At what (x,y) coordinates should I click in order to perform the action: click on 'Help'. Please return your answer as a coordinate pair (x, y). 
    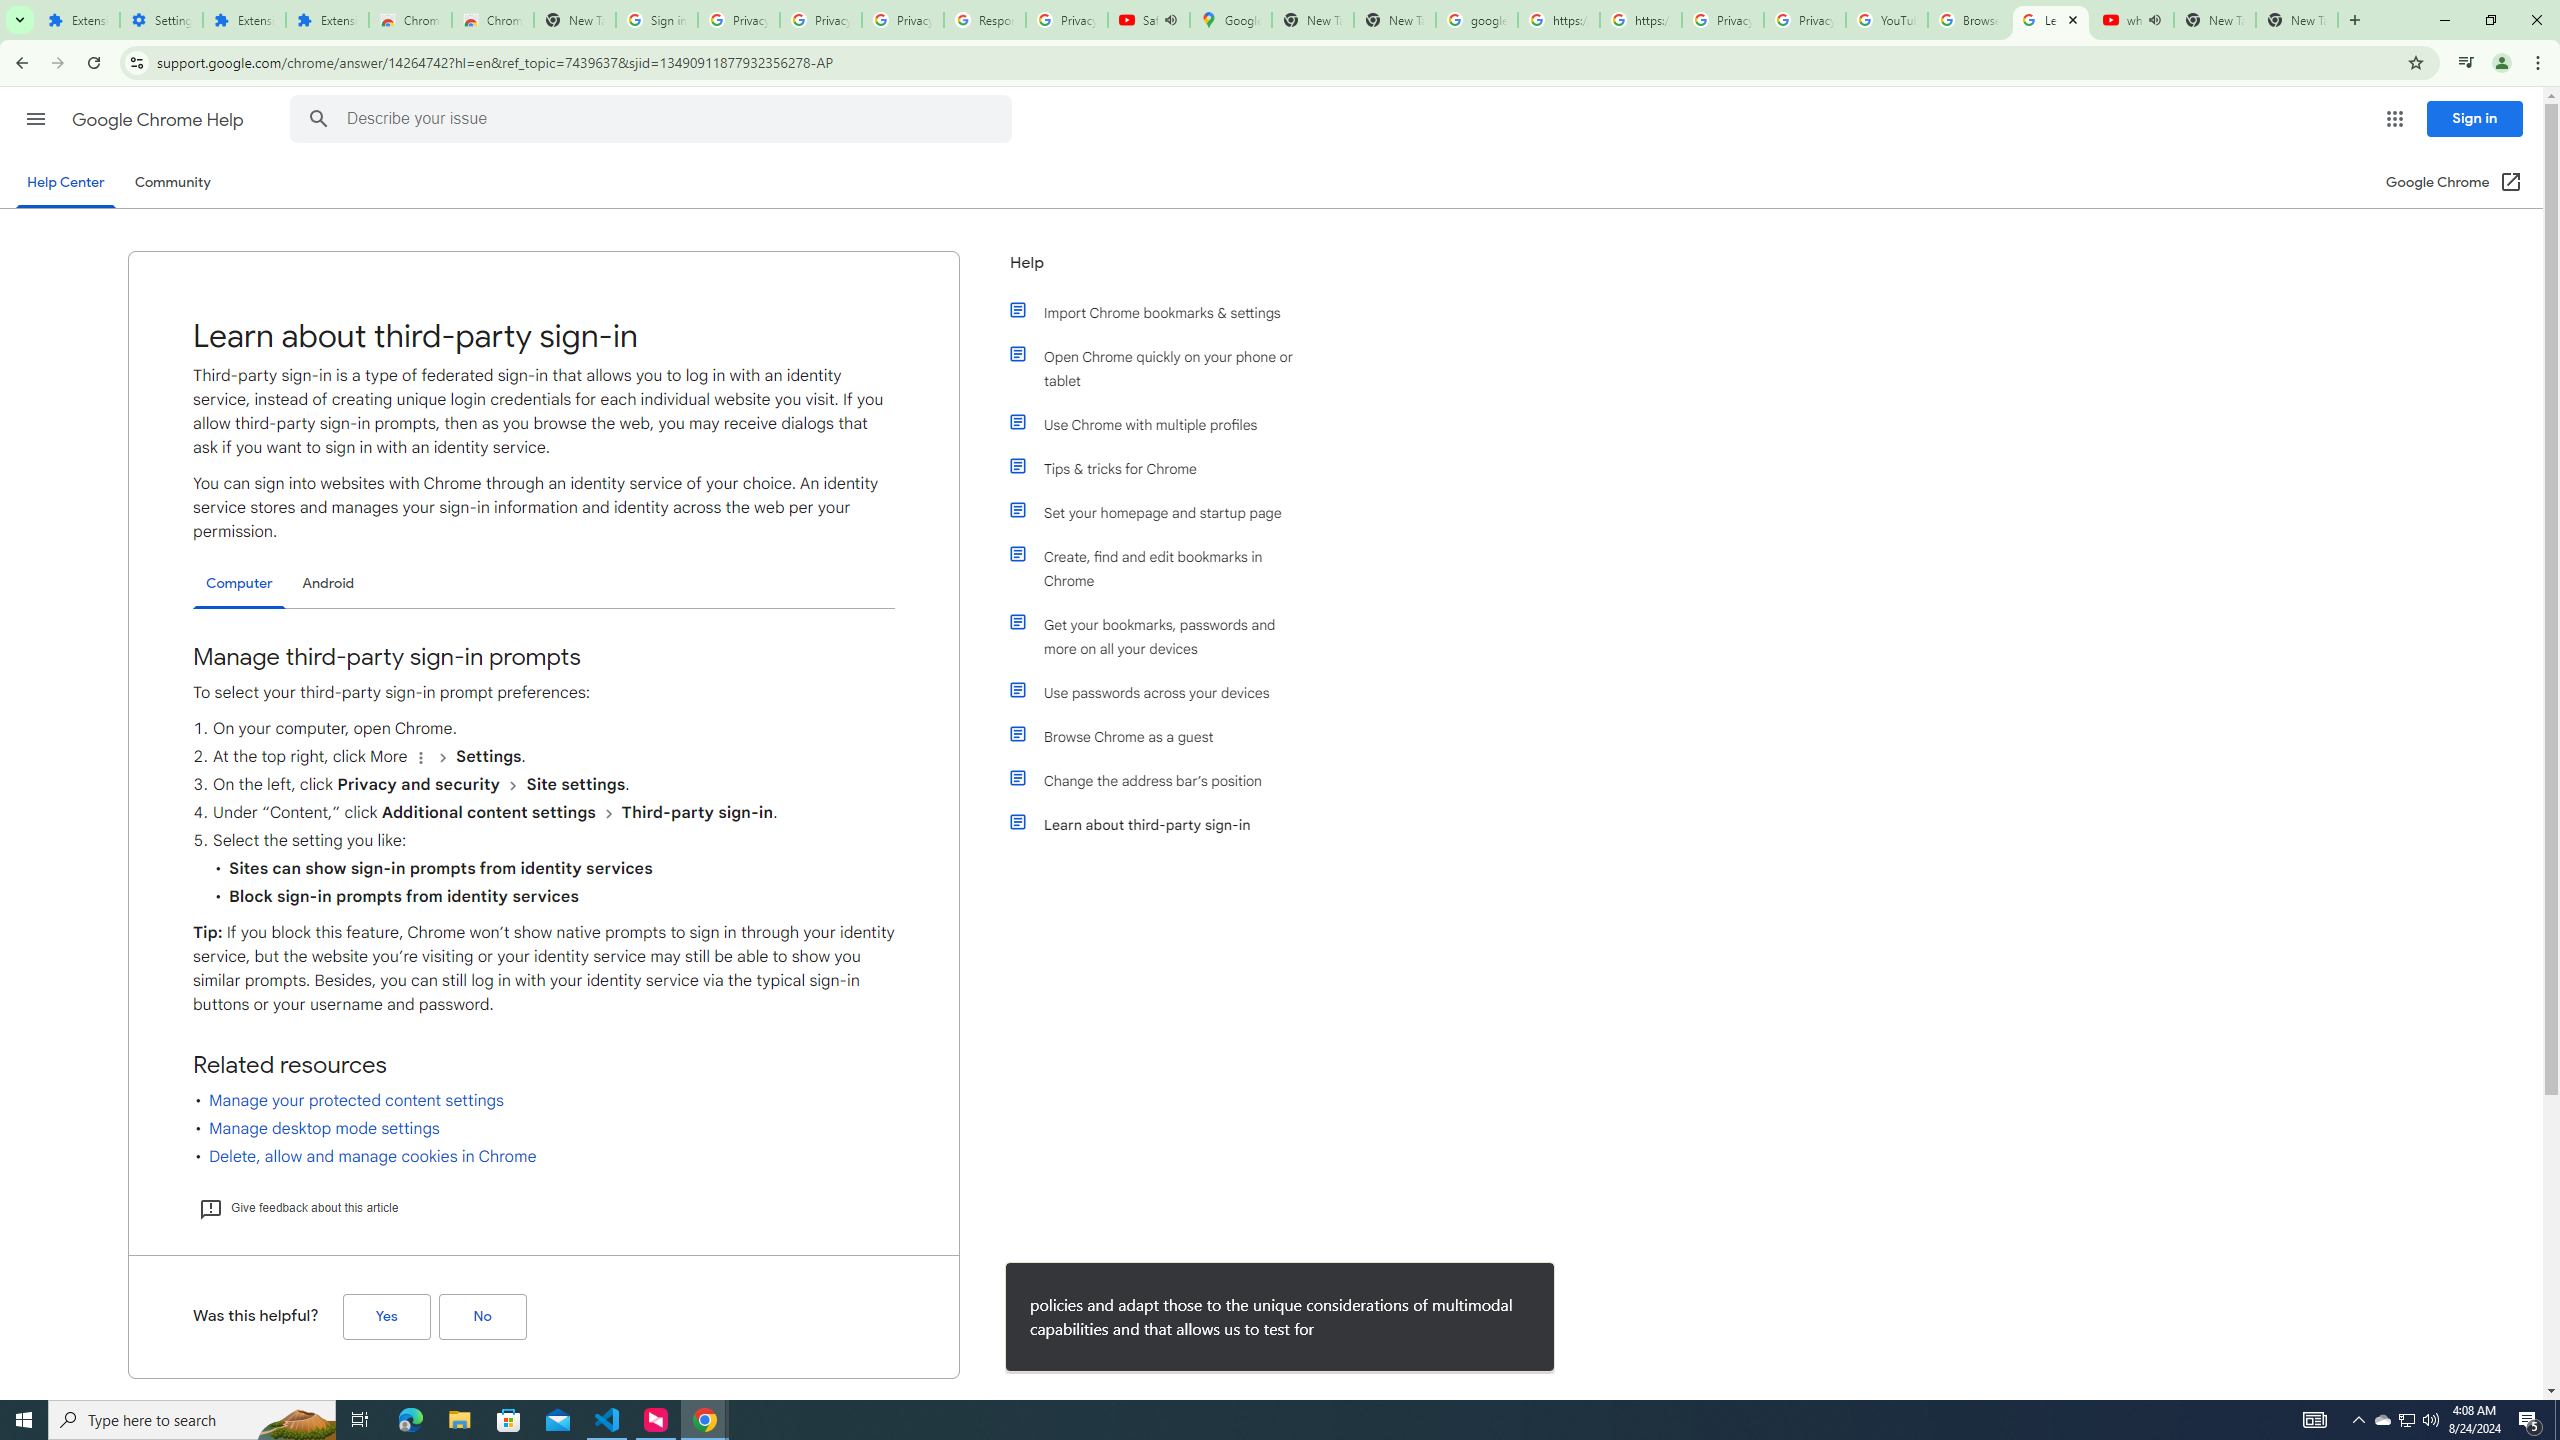
    Looking at the image, I should click on (1153, 269).